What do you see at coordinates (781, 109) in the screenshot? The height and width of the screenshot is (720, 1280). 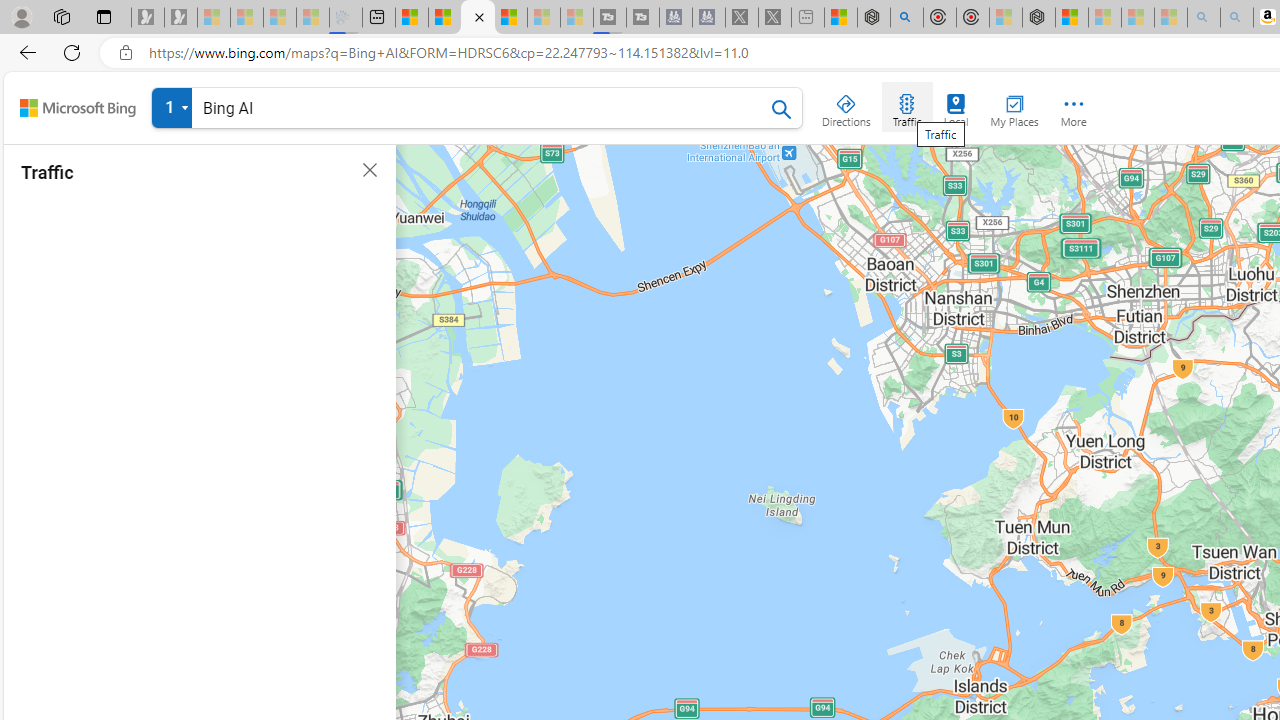 I see `'Search Bing Maps'` at bounding box center [781, 109].